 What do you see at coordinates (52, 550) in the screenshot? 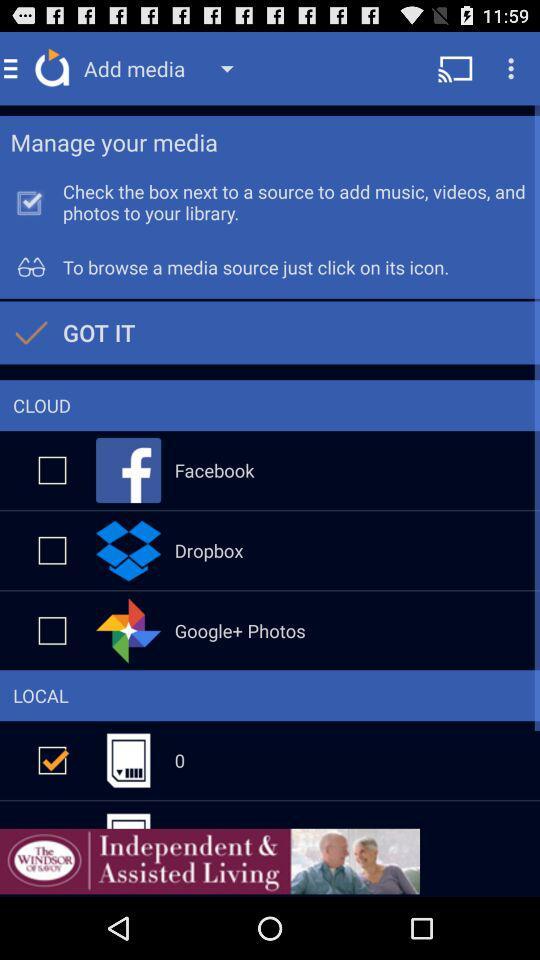
I see `option` at bounding box center [52, 550].